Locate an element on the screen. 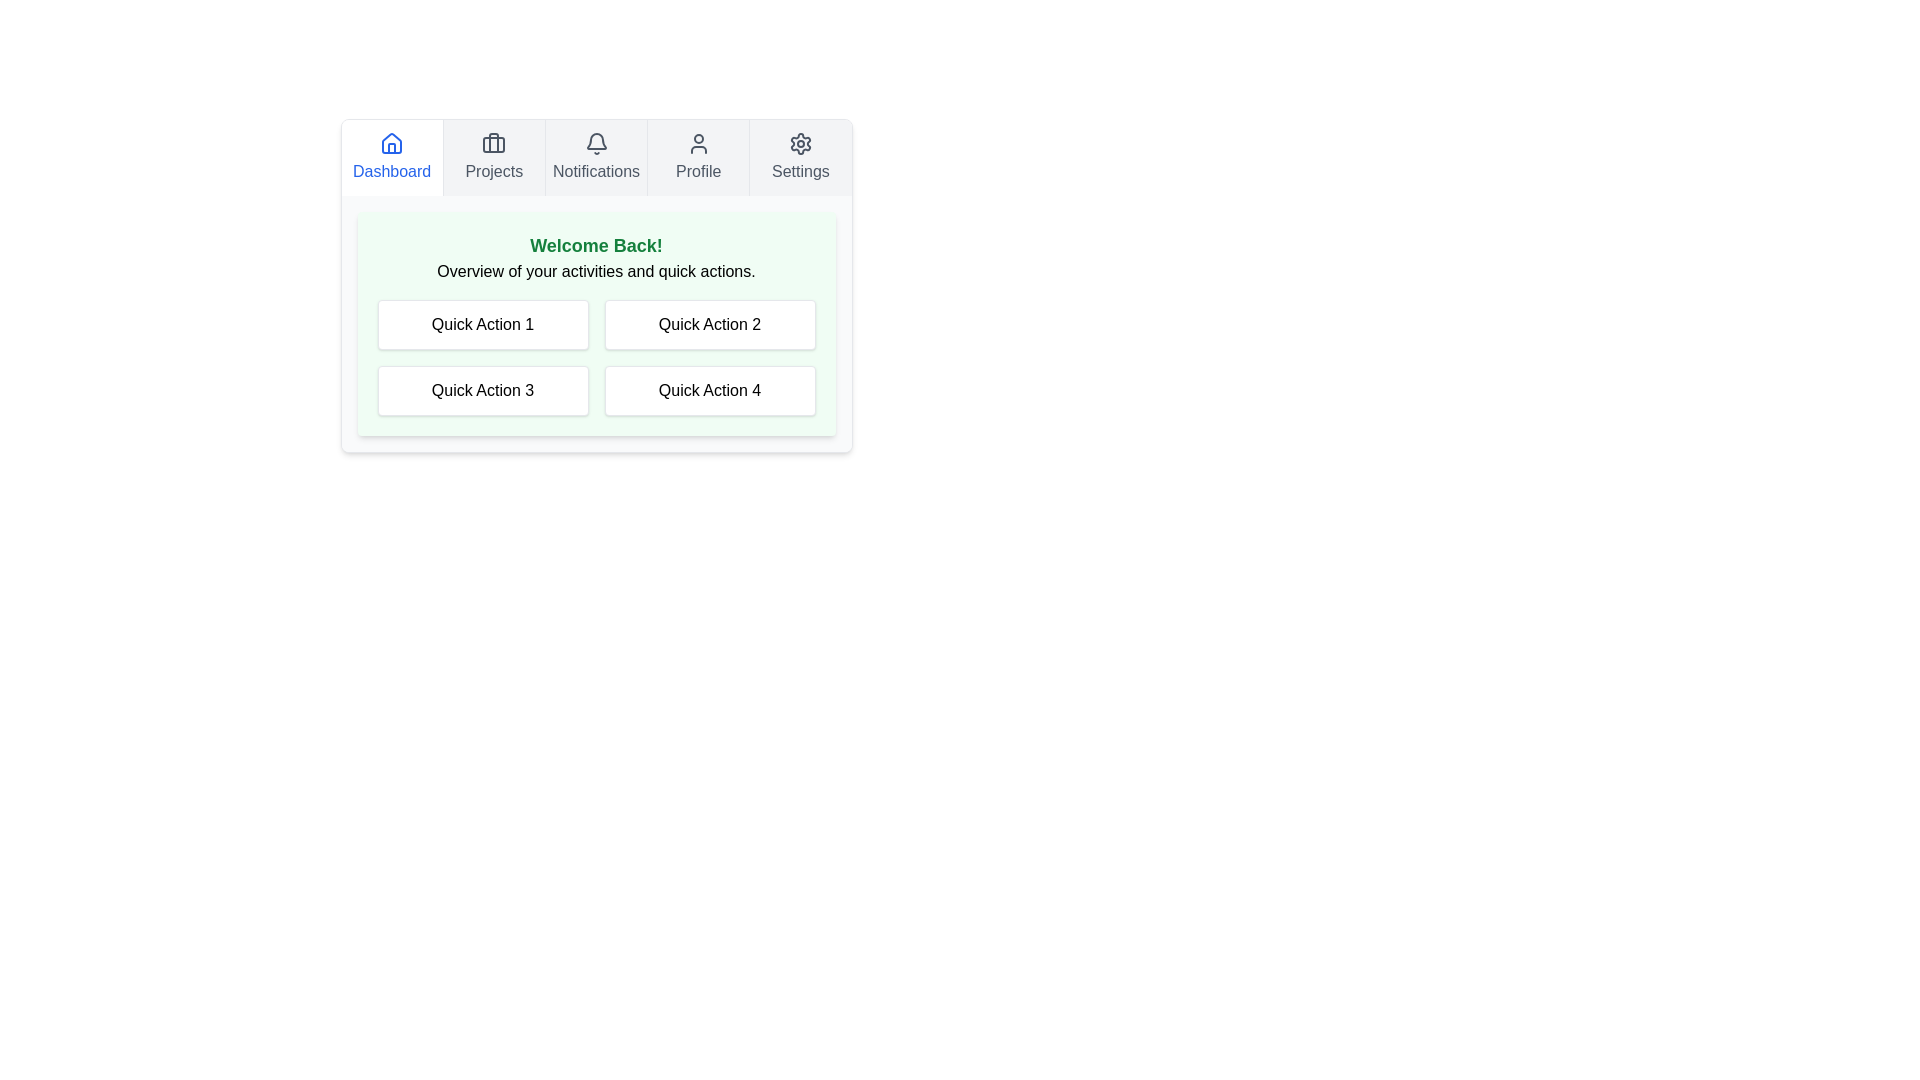 This screenshot has height=1080, width=1920. the settings button, which is the last item in the horizontal navigation bar, to change its background color is located at coordinates (800, 157).